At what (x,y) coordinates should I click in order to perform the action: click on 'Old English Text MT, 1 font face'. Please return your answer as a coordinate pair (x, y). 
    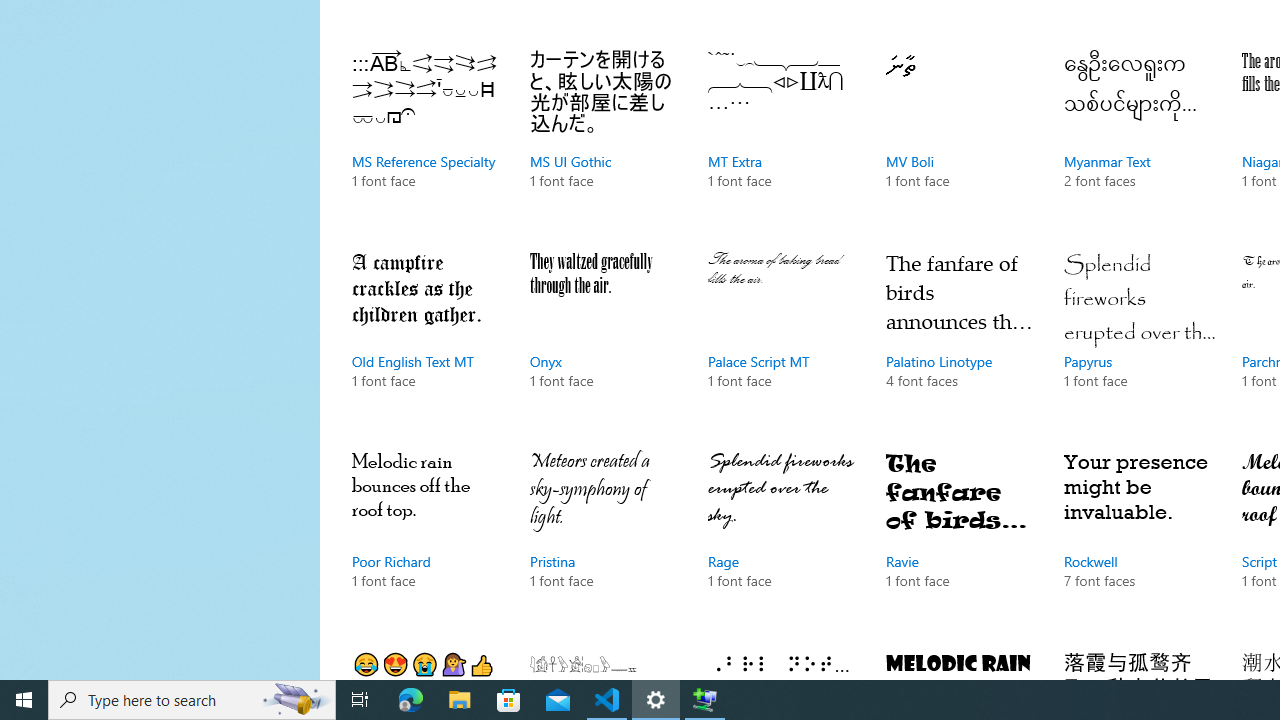
    Looking at the image, I should click on (425, 338).